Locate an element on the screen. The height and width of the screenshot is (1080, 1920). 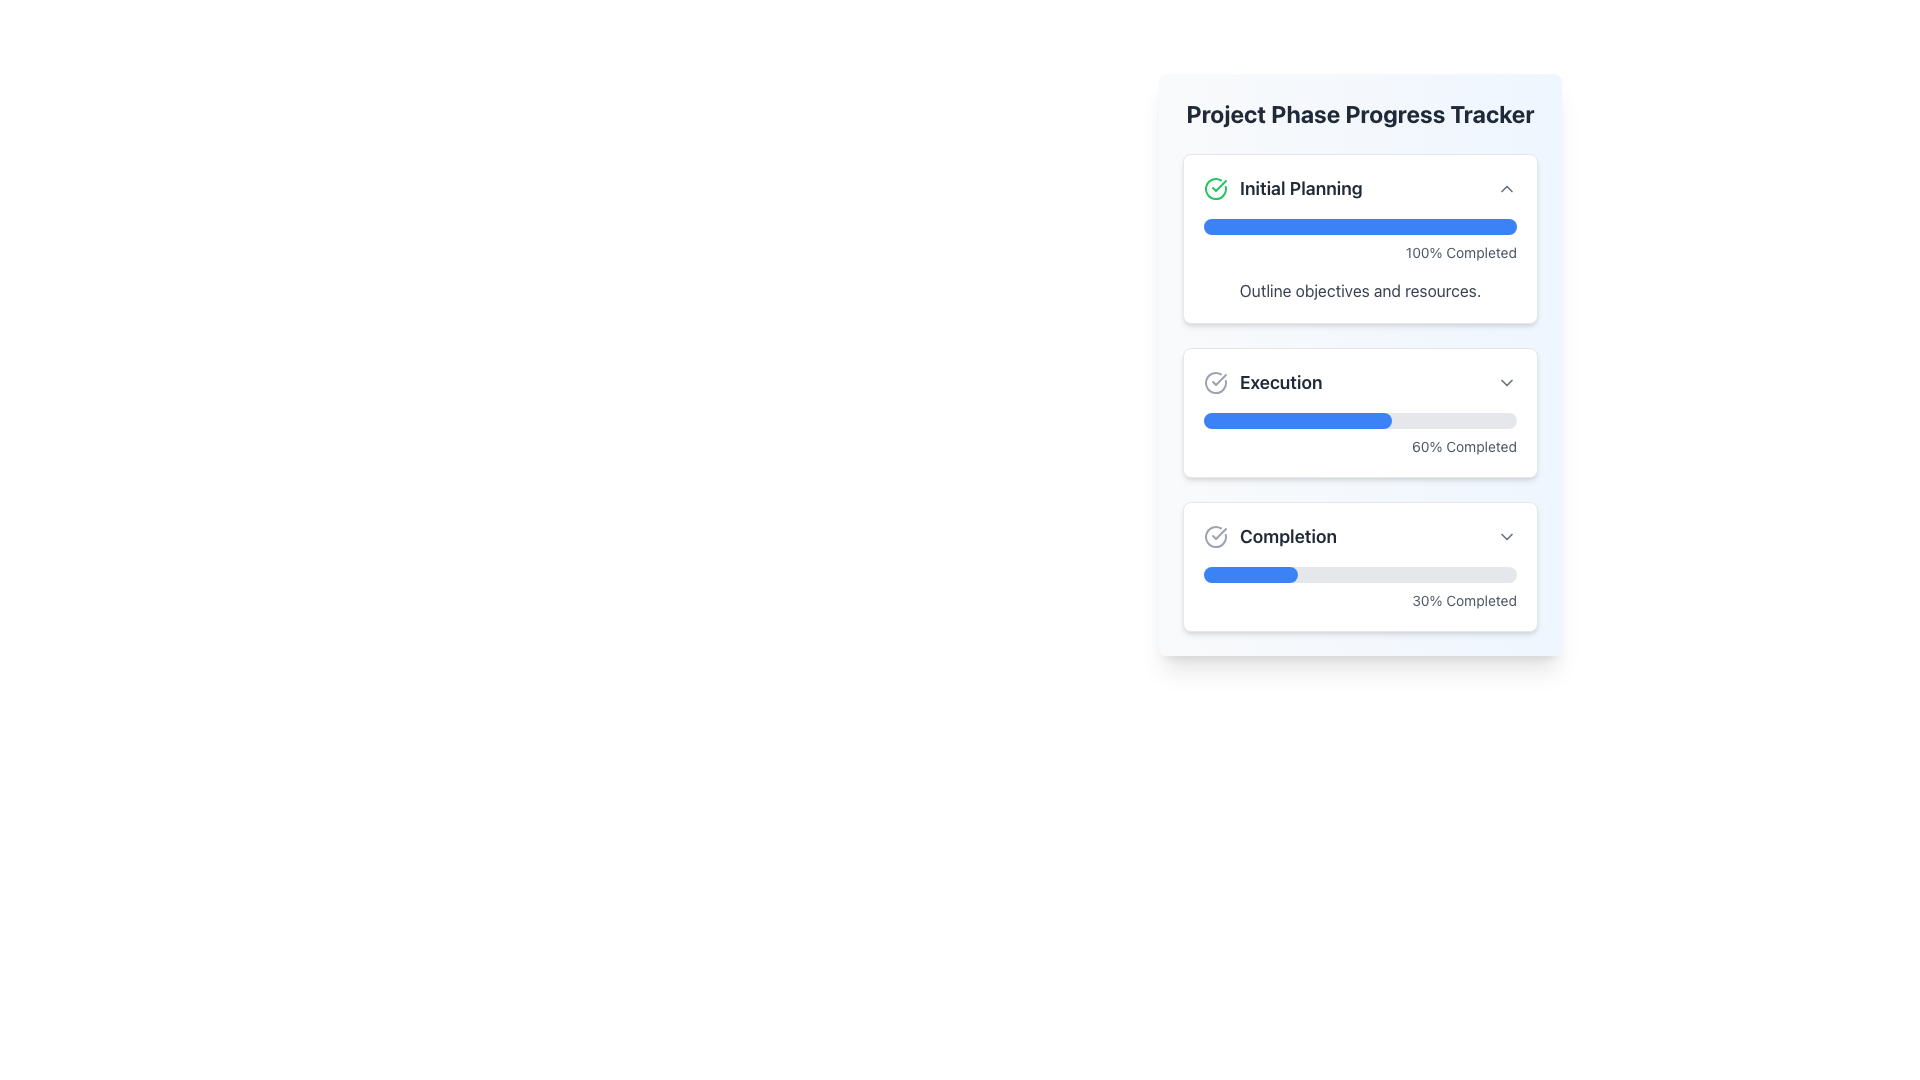
the Progress bar segment indicating 30% completion in the 'Completion' section of the 'Project Phase Progress Tracker' is located at coordinates (1249, 574).